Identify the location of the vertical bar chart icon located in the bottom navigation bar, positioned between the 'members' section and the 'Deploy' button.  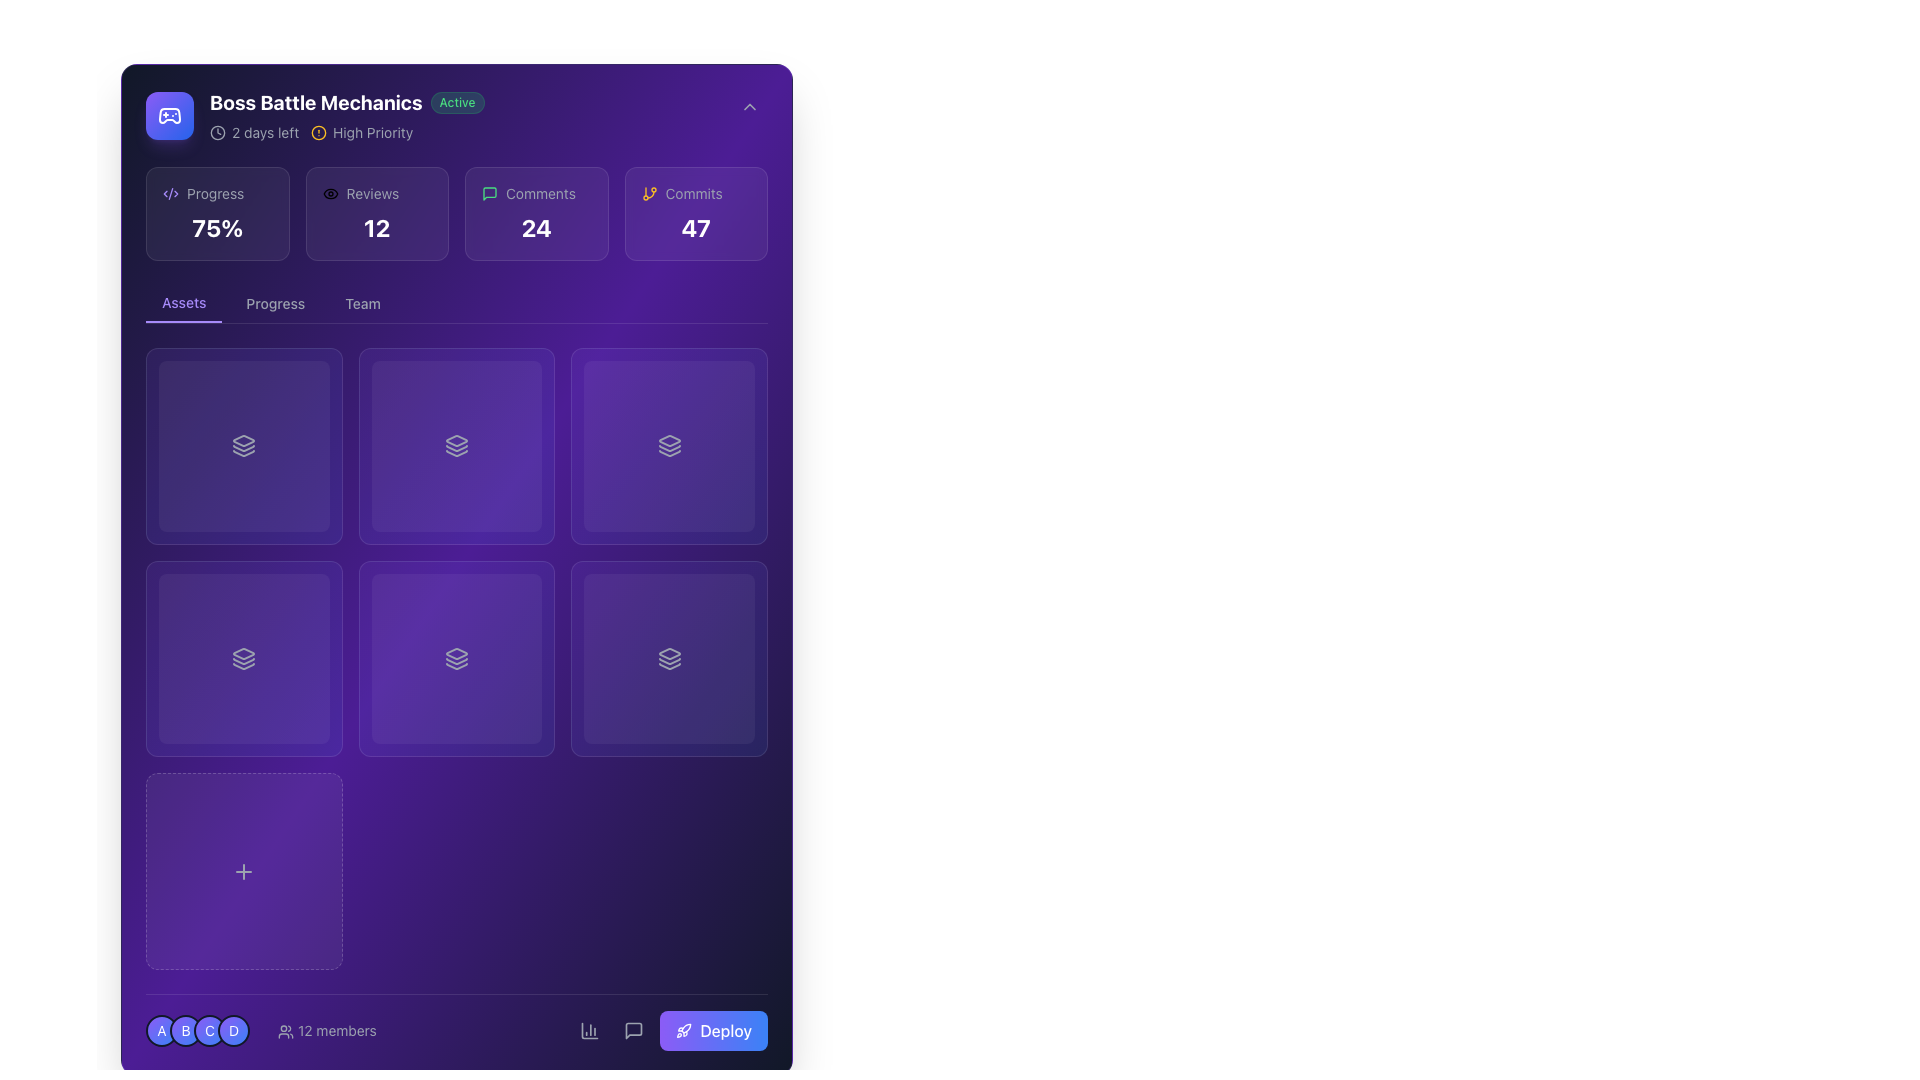
(589, 1030).